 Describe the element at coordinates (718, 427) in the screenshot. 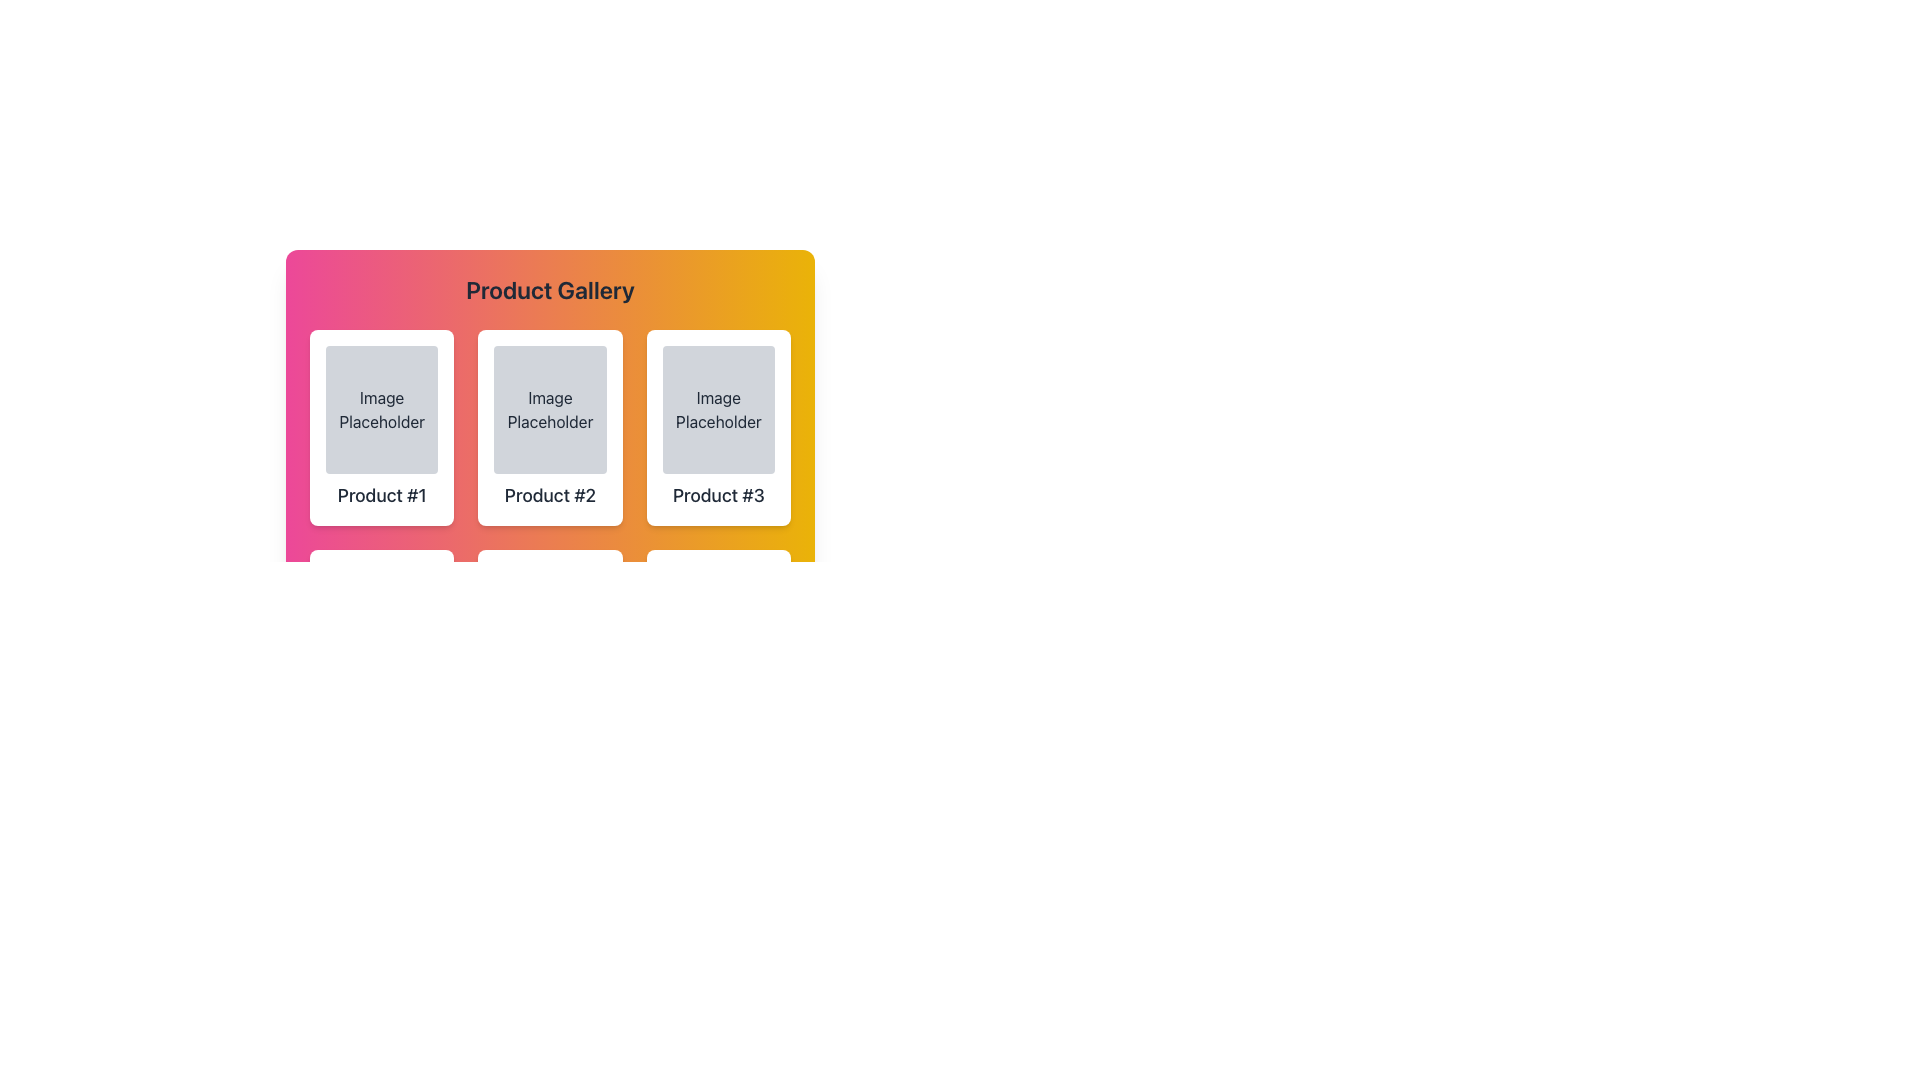

I see `the product display card titled 'Product #3', which is the right-most card in the first row of a grid layout containing six similar components` at that location.